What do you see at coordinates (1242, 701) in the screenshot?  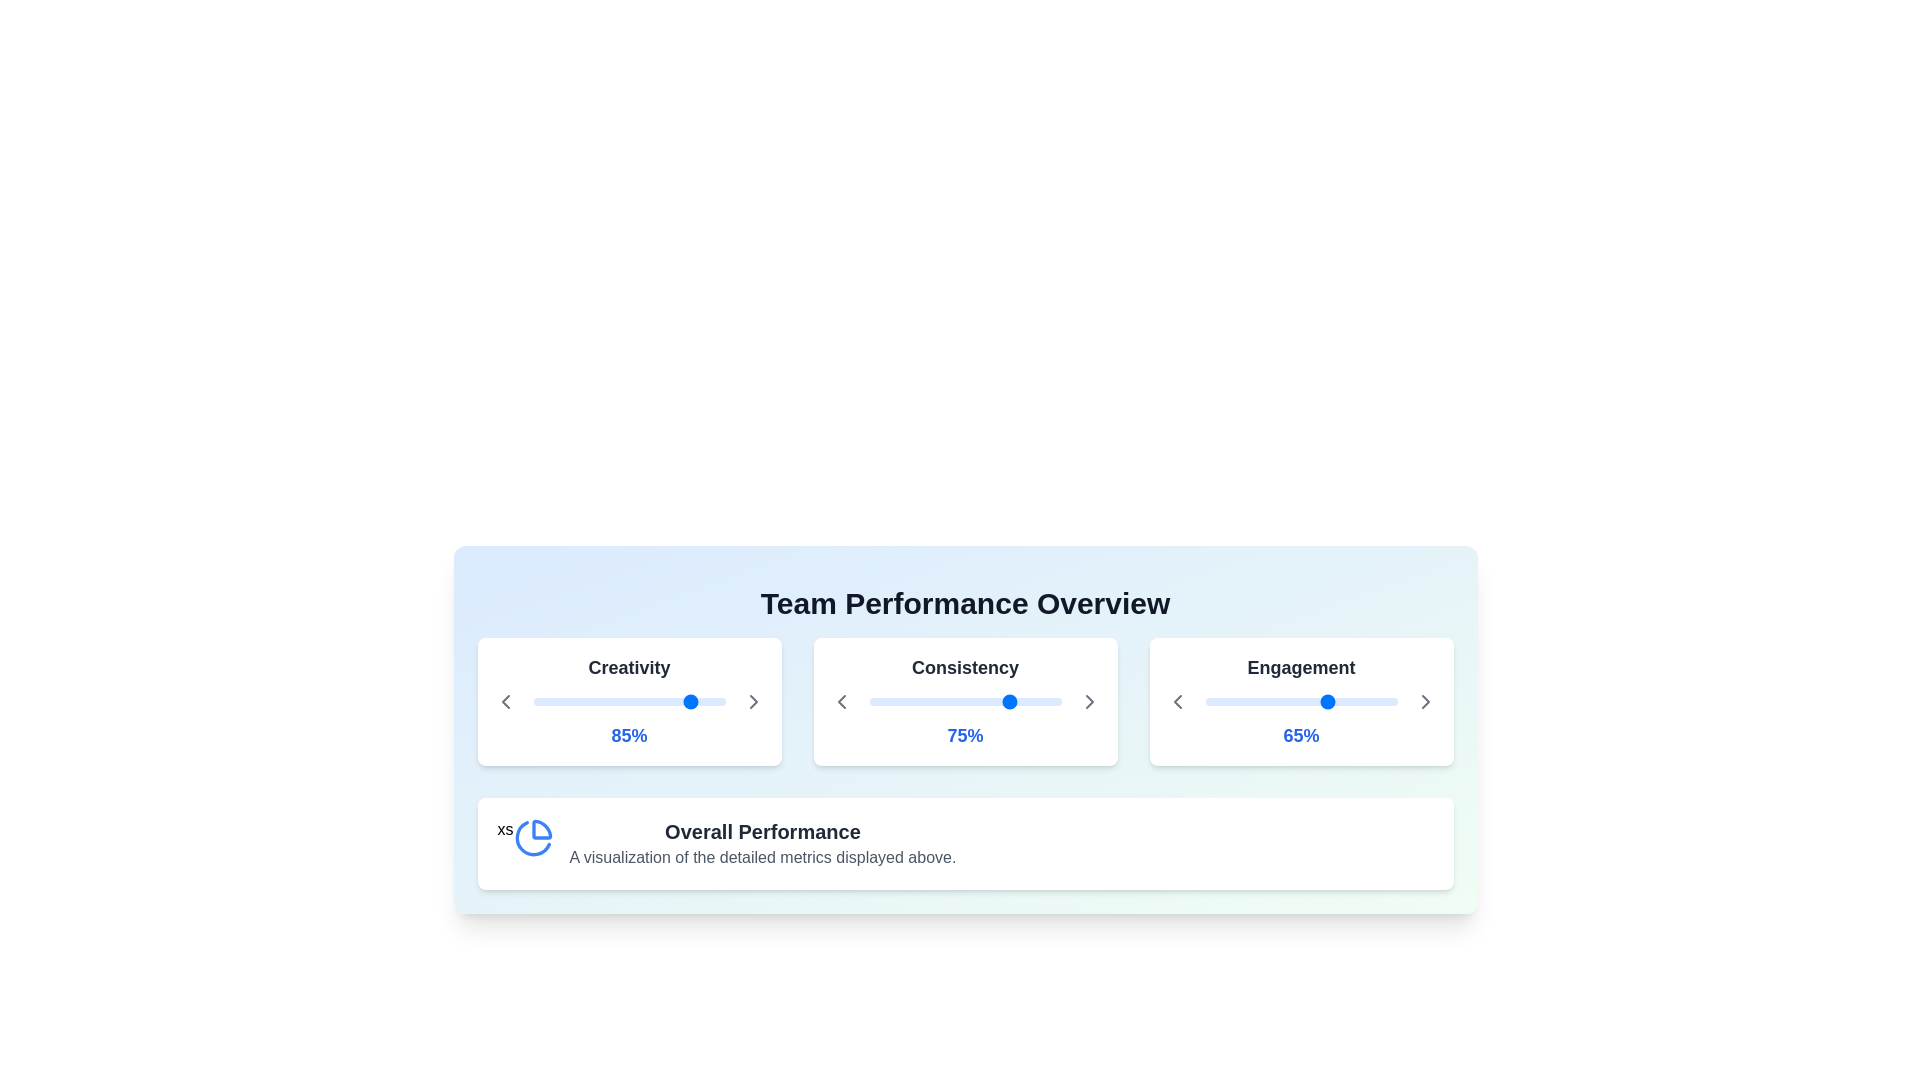 I see `the engagement value` at bounding box center [1242, 701].